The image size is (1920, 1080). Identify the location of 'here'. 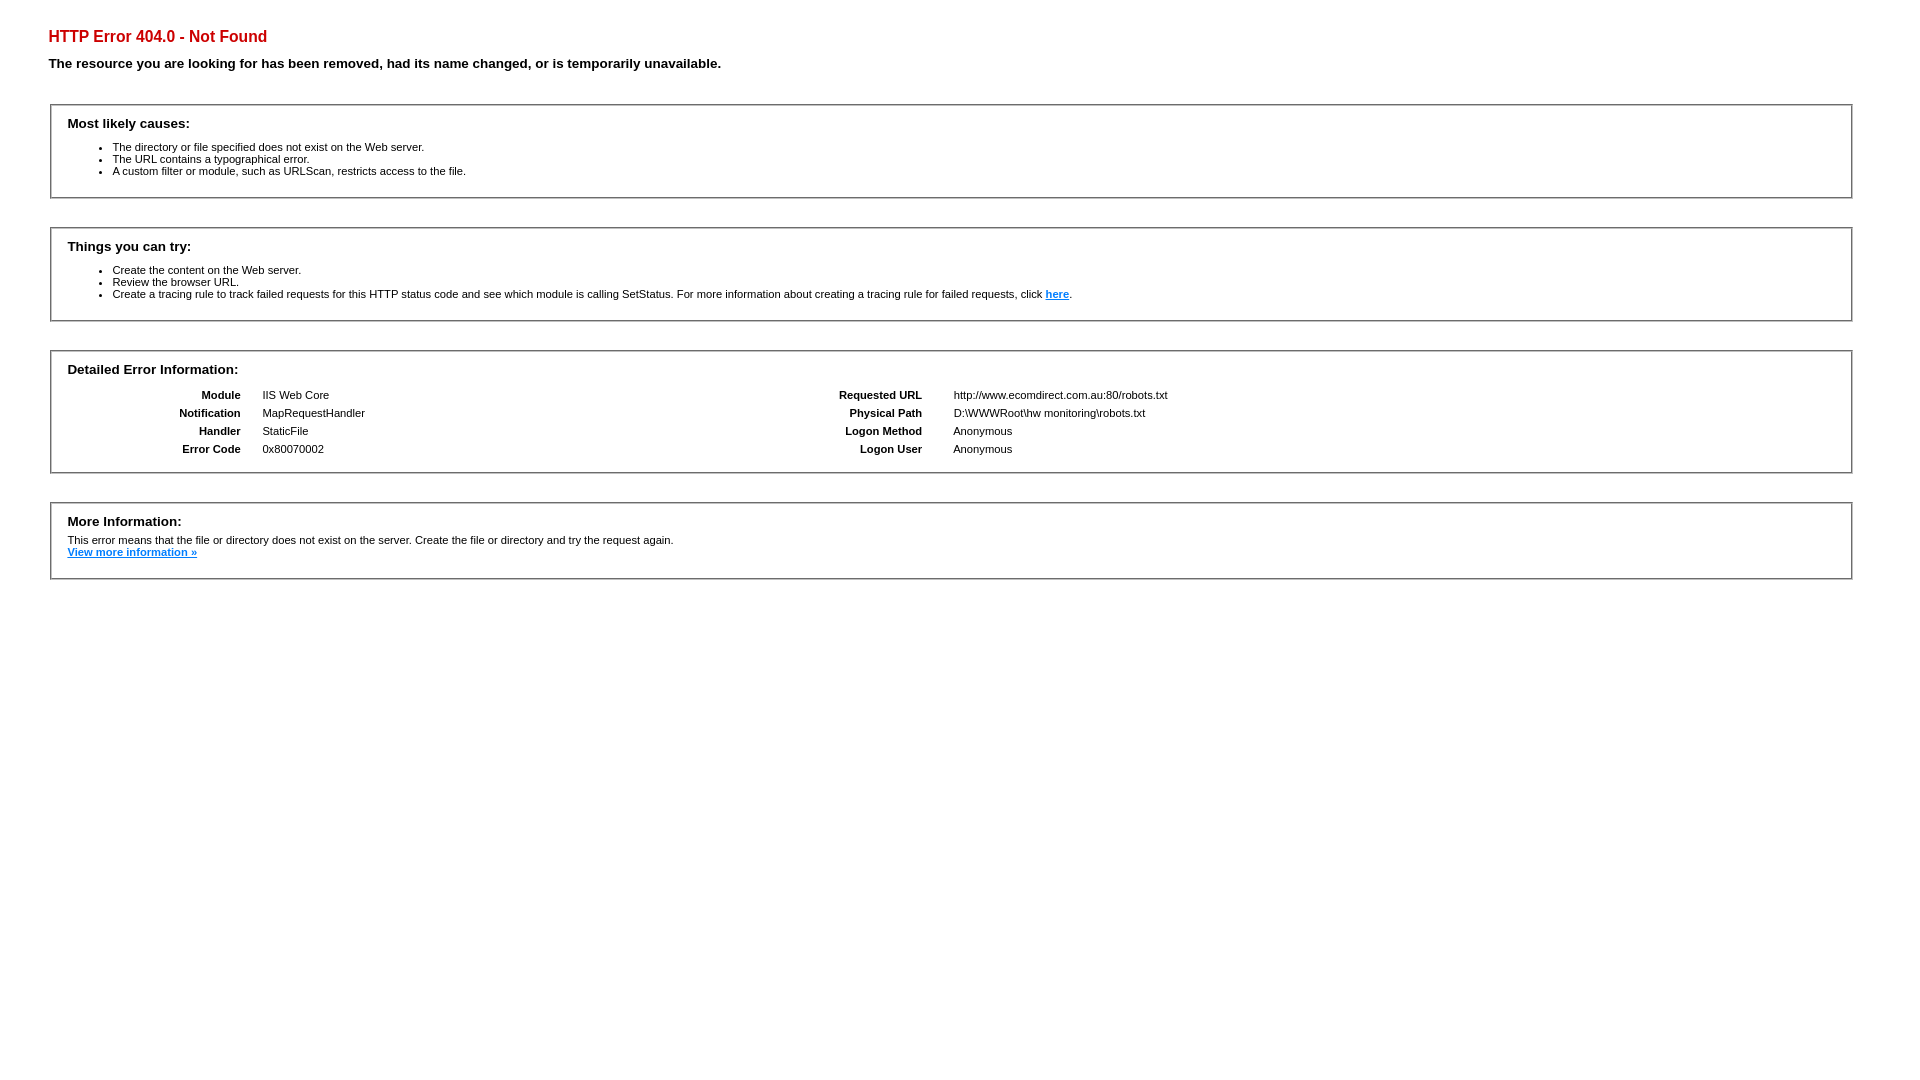
(1056, 293).